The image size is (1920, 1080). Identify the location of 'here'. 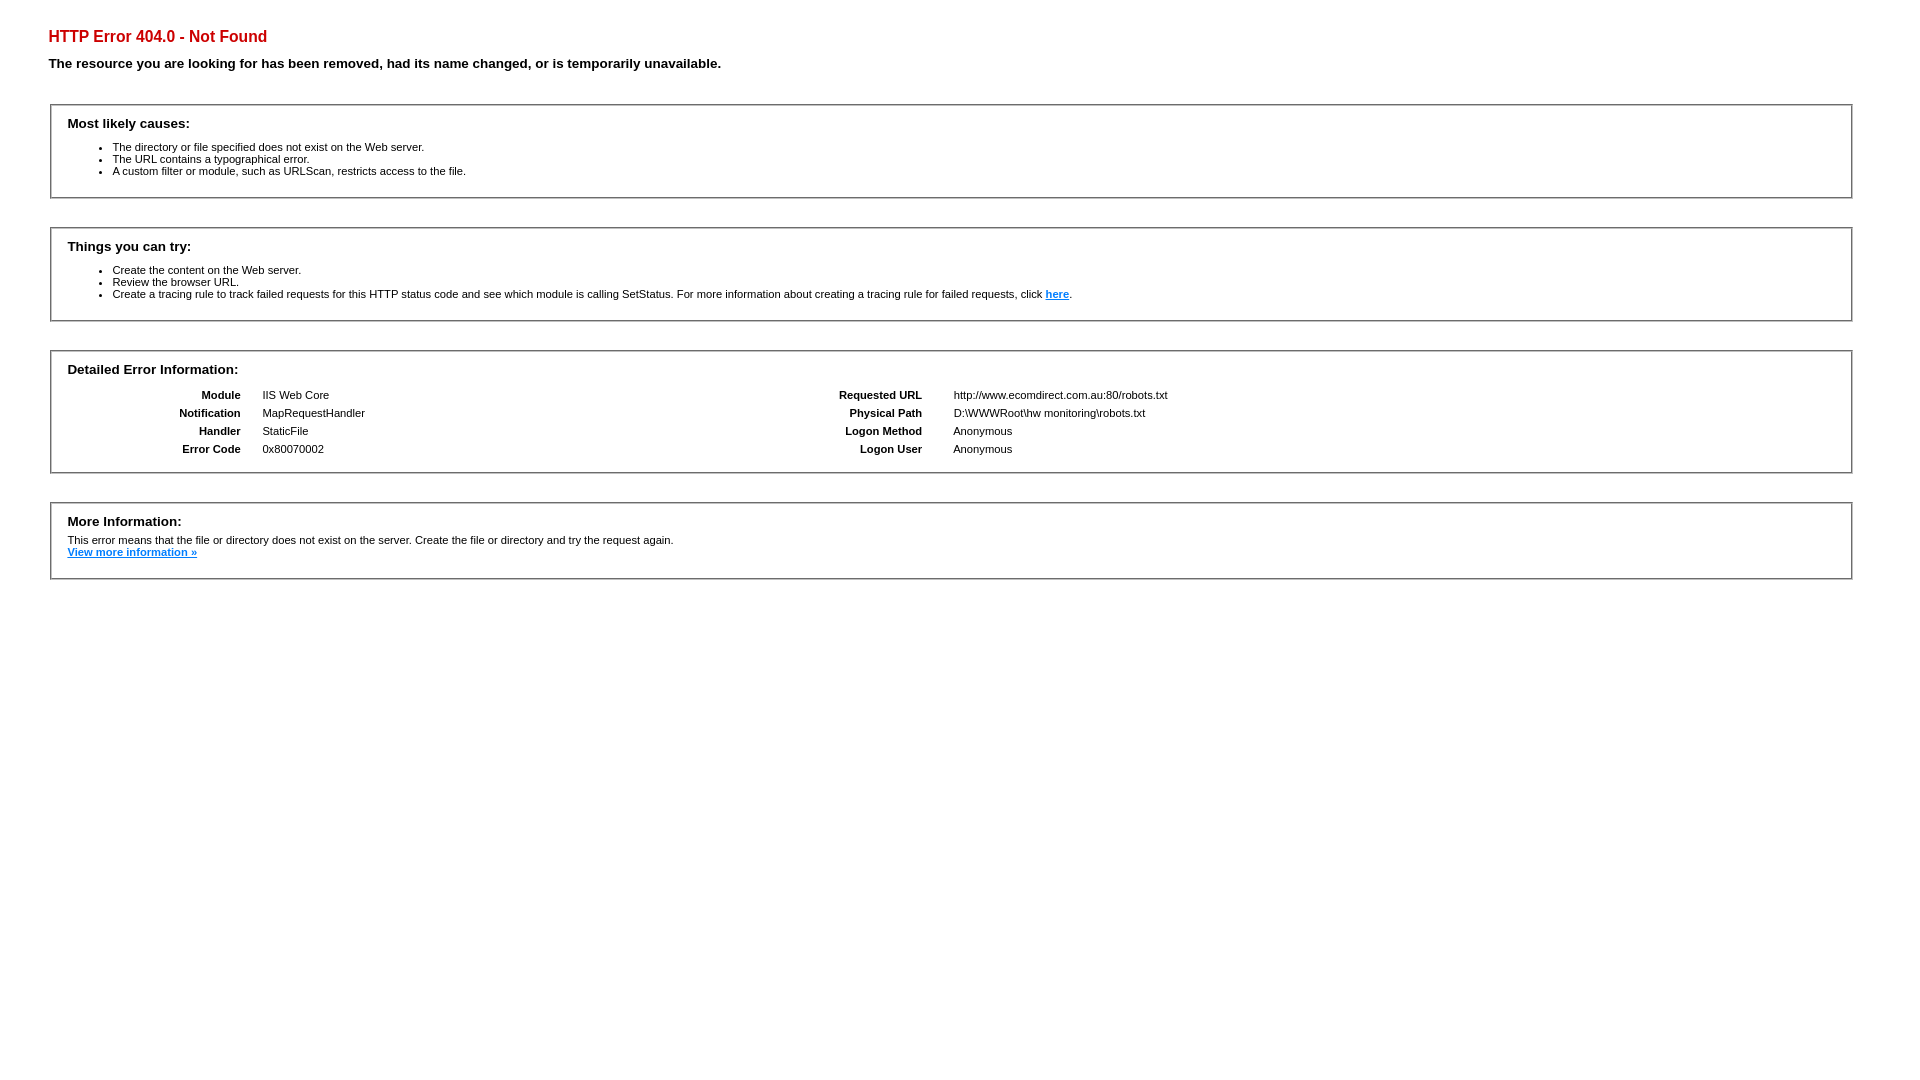
(1056, 293).